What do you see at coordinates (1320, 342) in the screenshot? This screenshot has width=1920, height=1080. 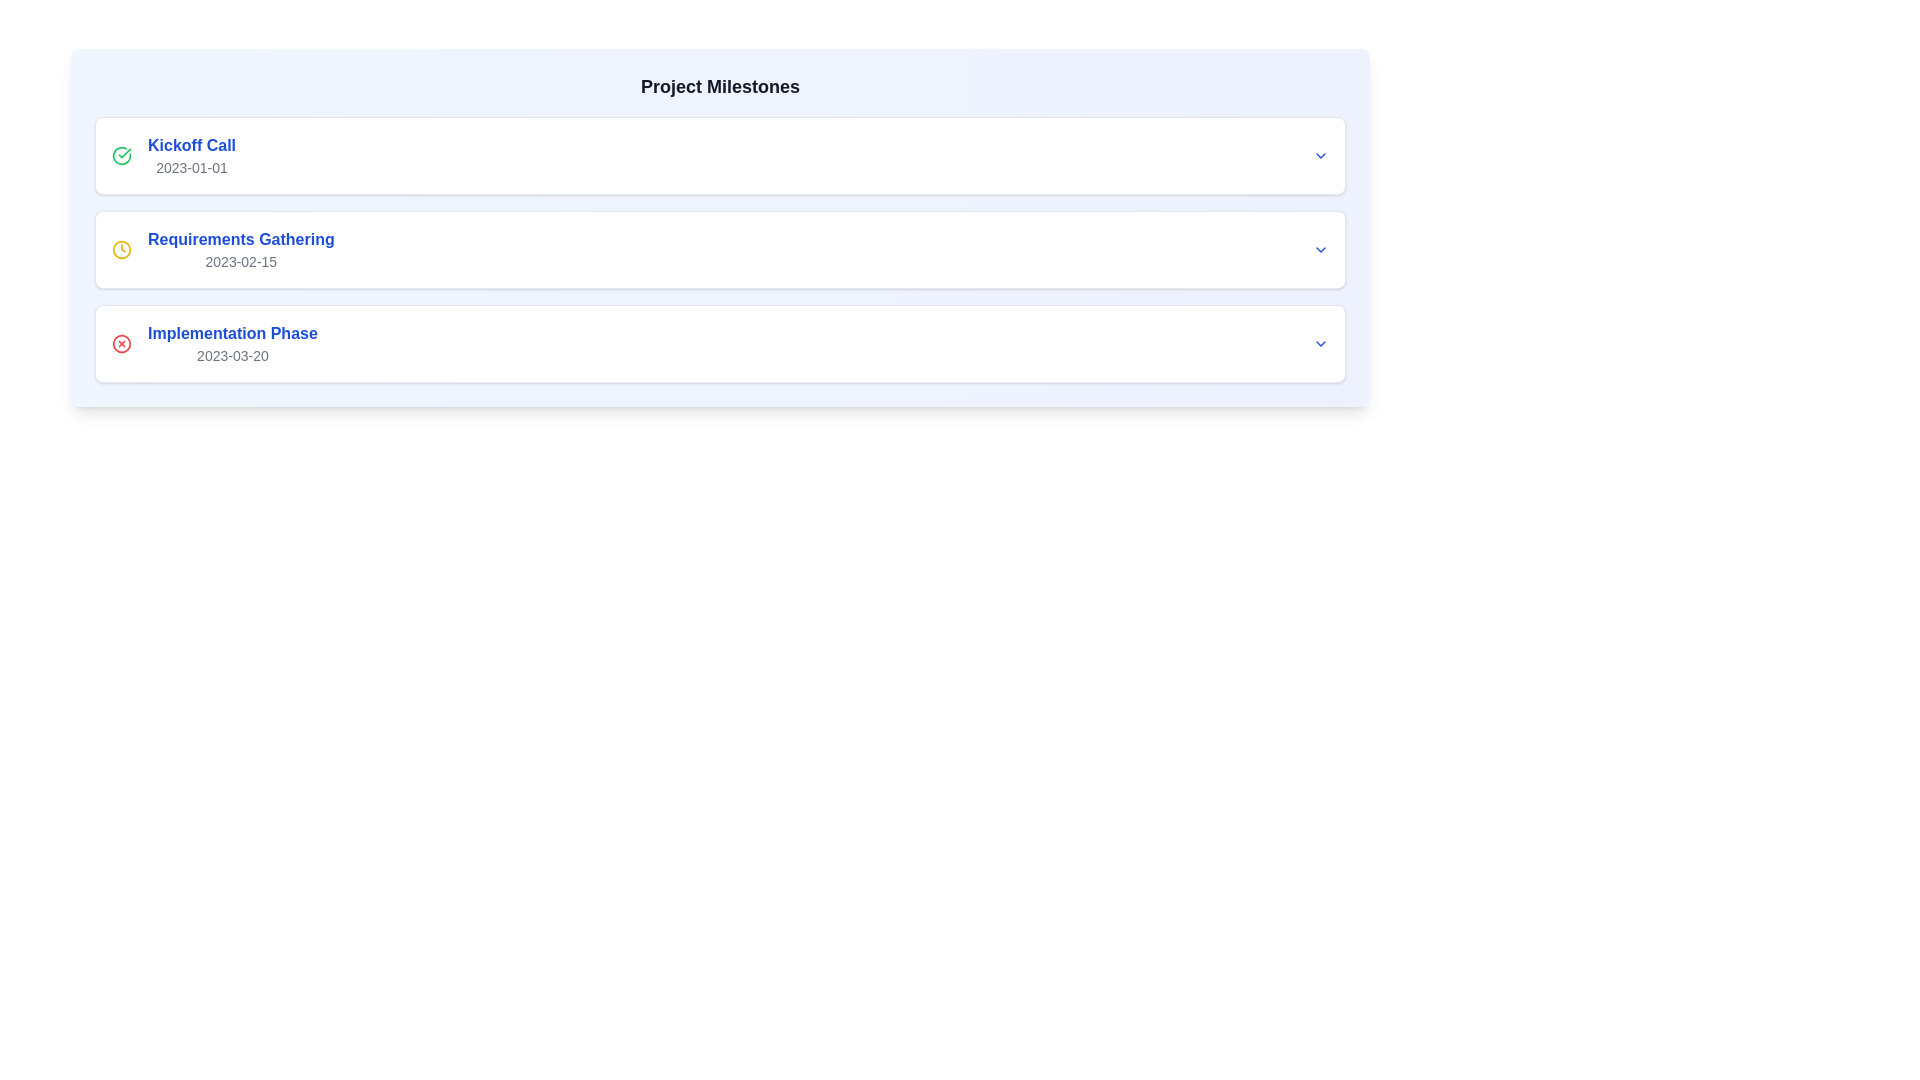 I see `the blue downward-pointing chevron icon` at bounding box center [1320, 342].